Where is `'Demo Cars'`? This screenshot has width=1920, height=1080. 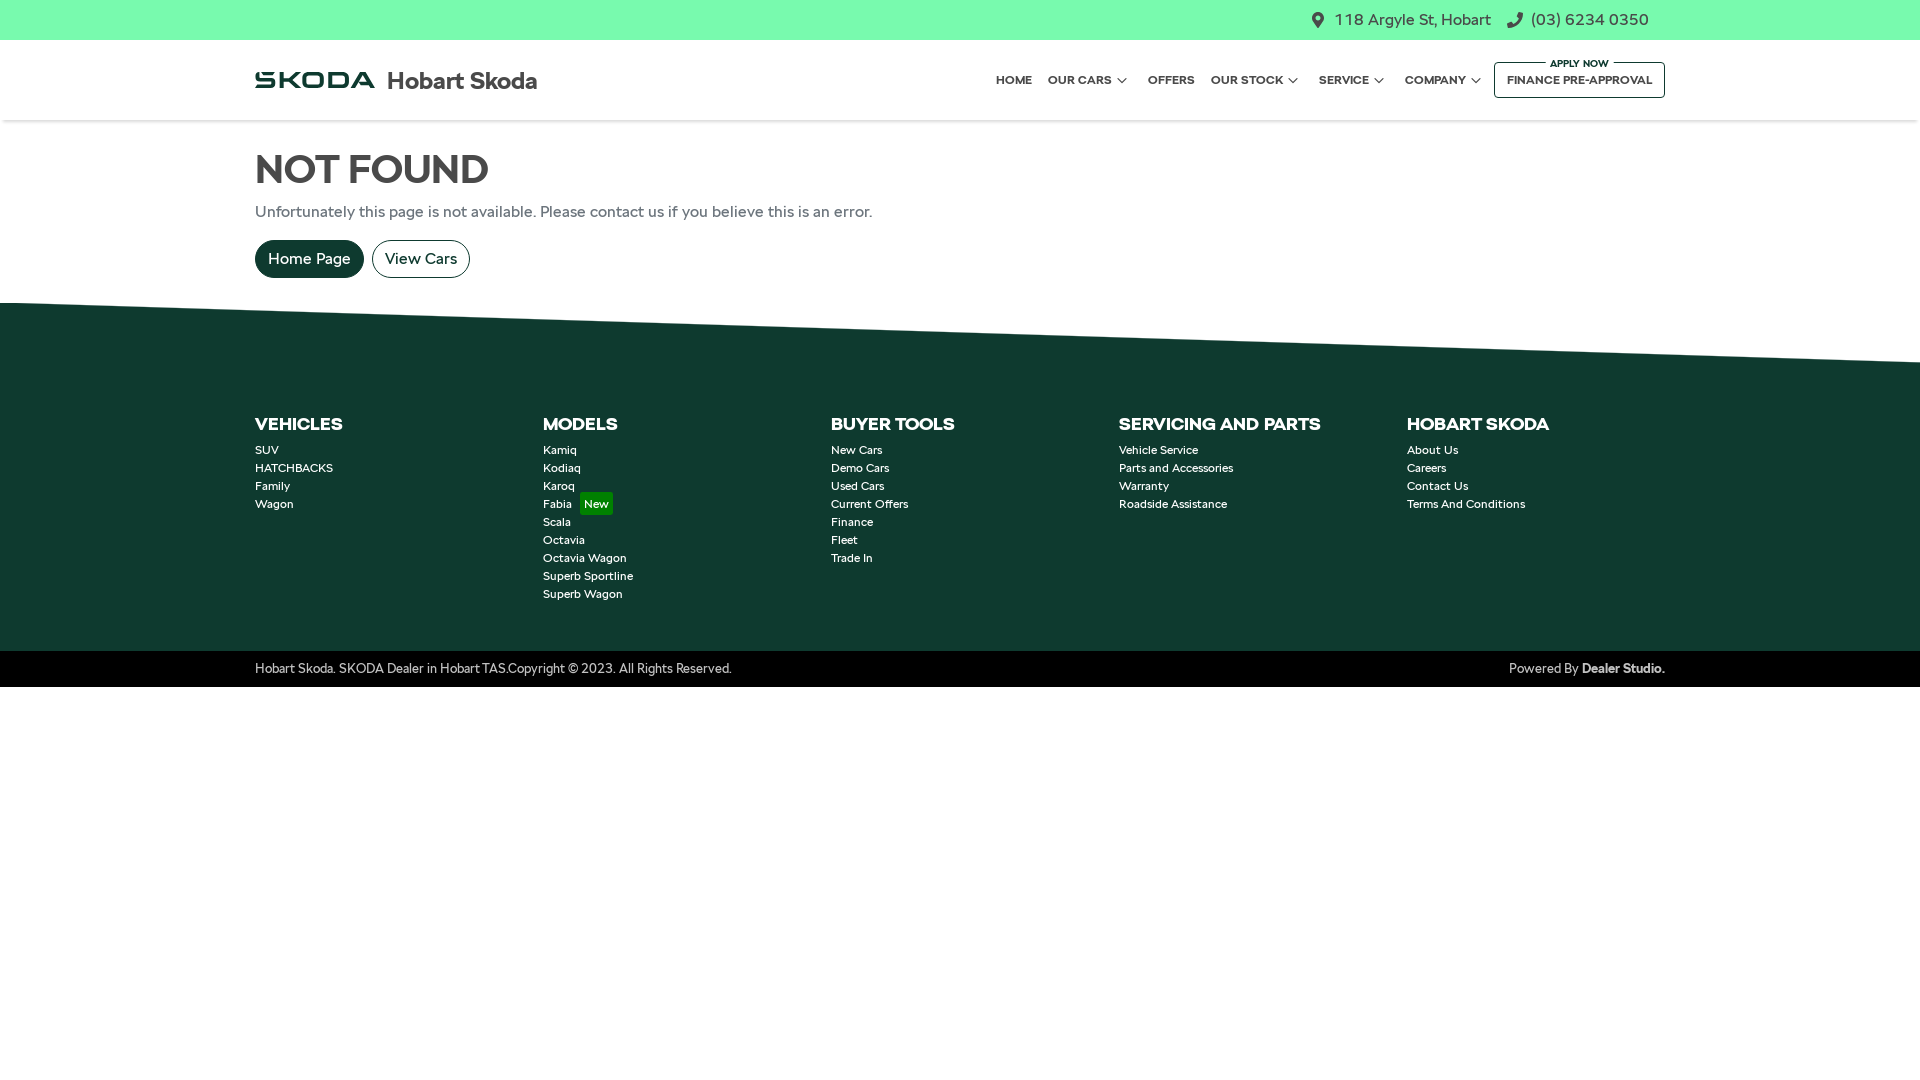
'Demo Cars' is located at coordinates (859, 467).